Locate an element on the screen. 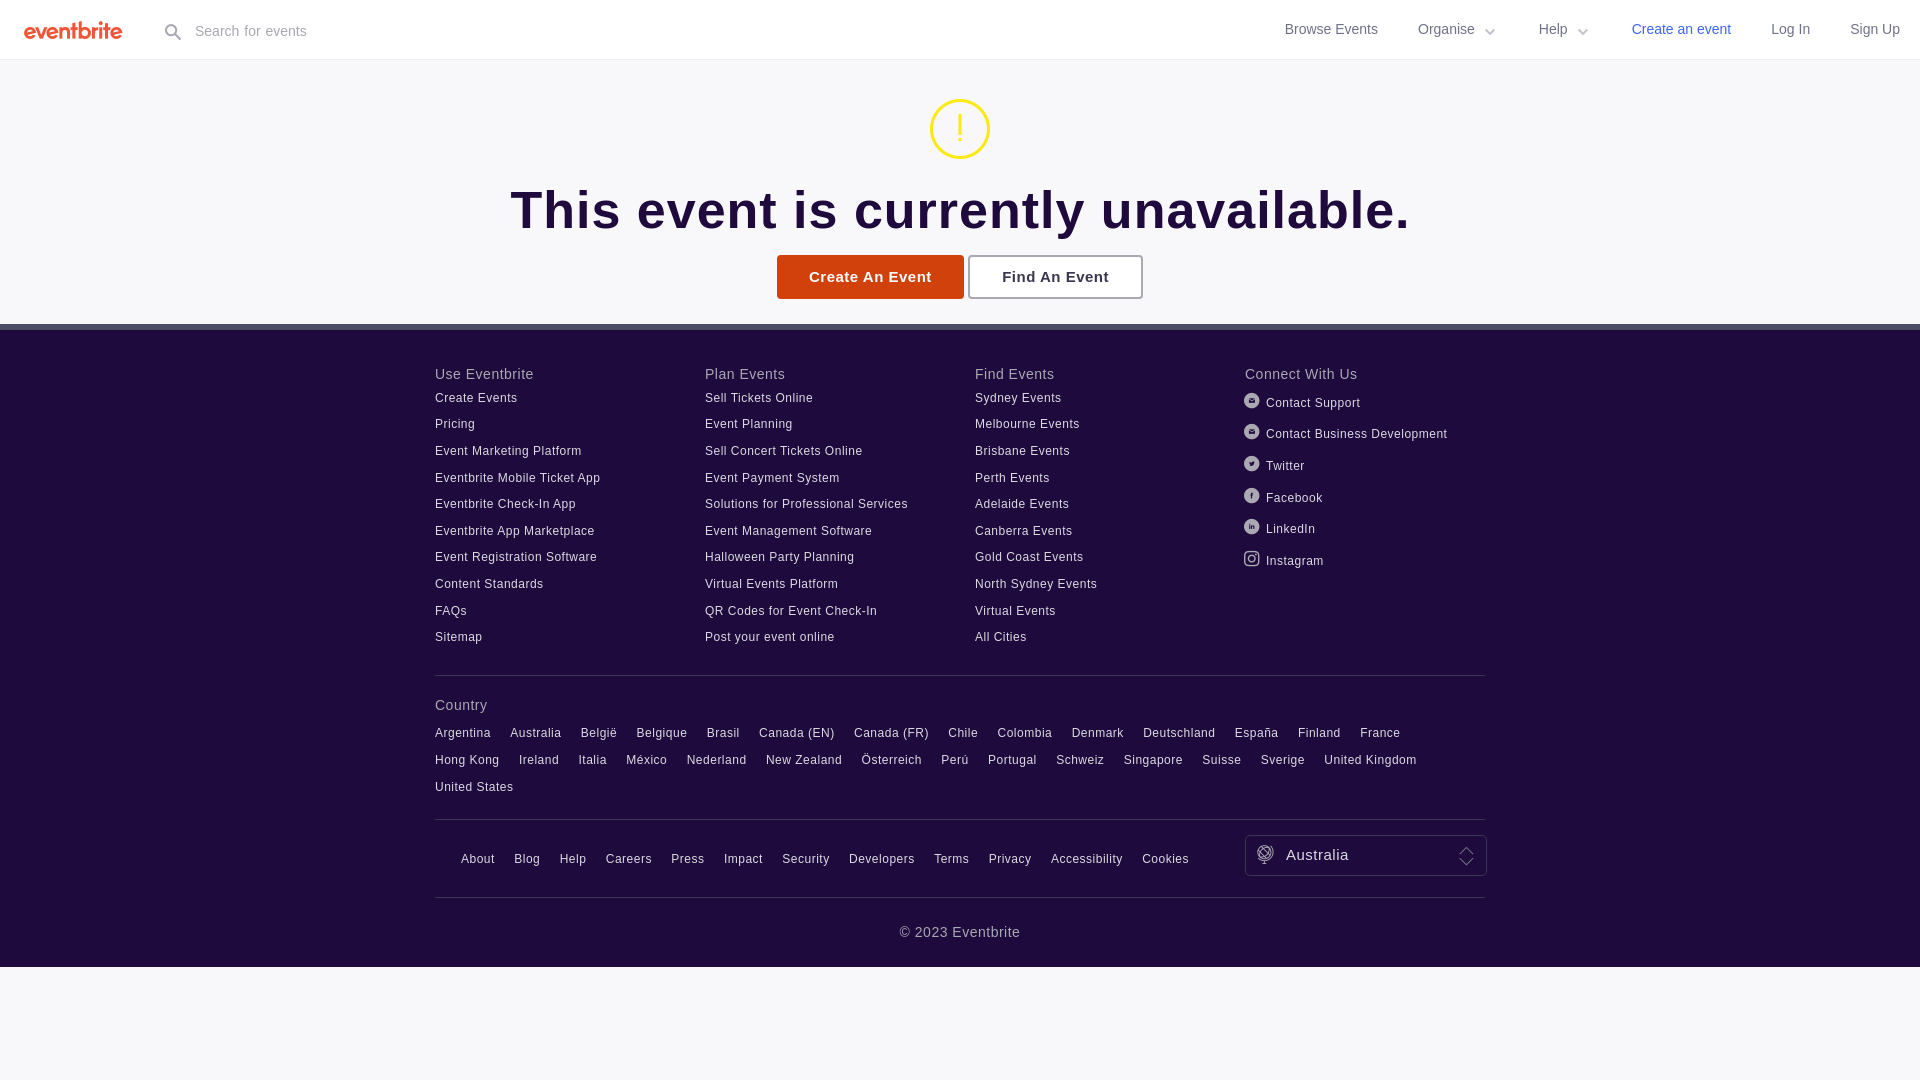 The image size is (1920, 1080). 'New Zealand' is located at coordinates (765, 759).